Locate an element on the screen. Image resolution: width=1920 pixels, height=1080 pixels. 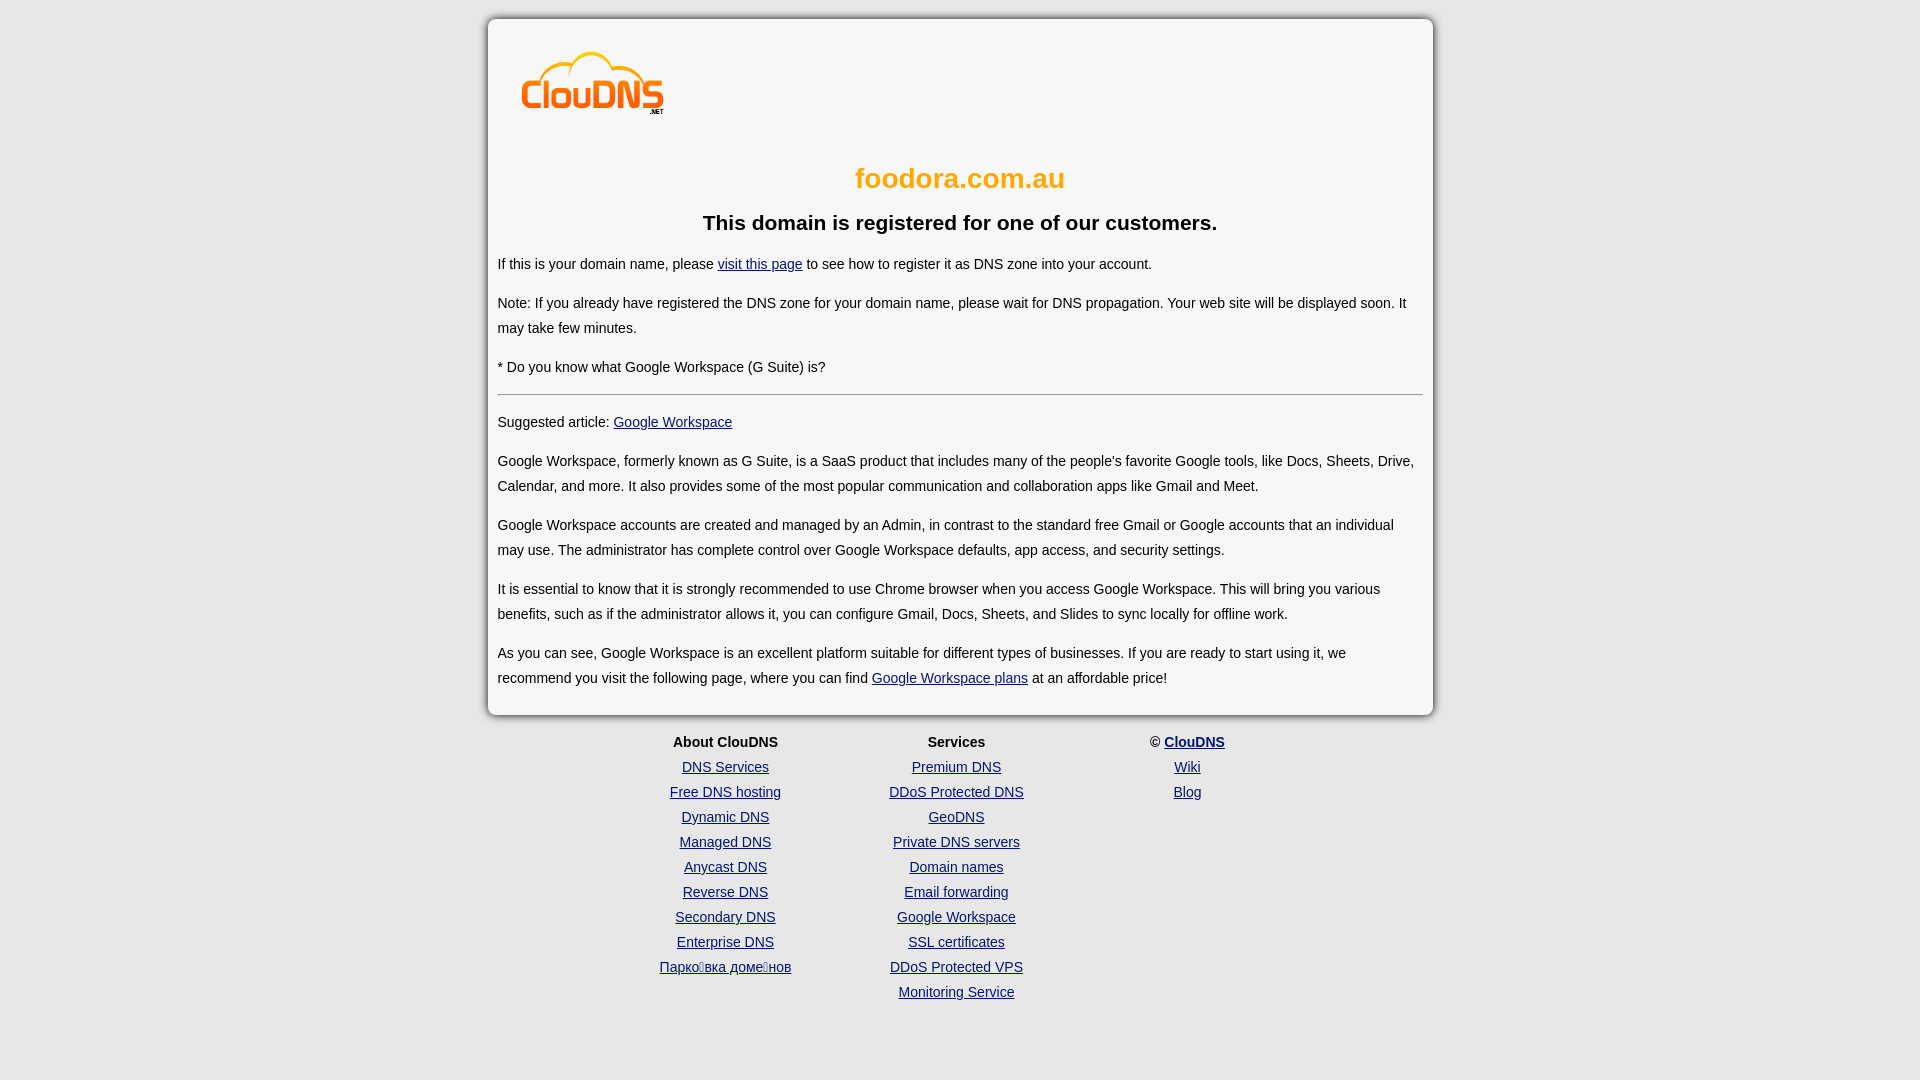
'ClouDNS' is located at coordinates (1194, 741).